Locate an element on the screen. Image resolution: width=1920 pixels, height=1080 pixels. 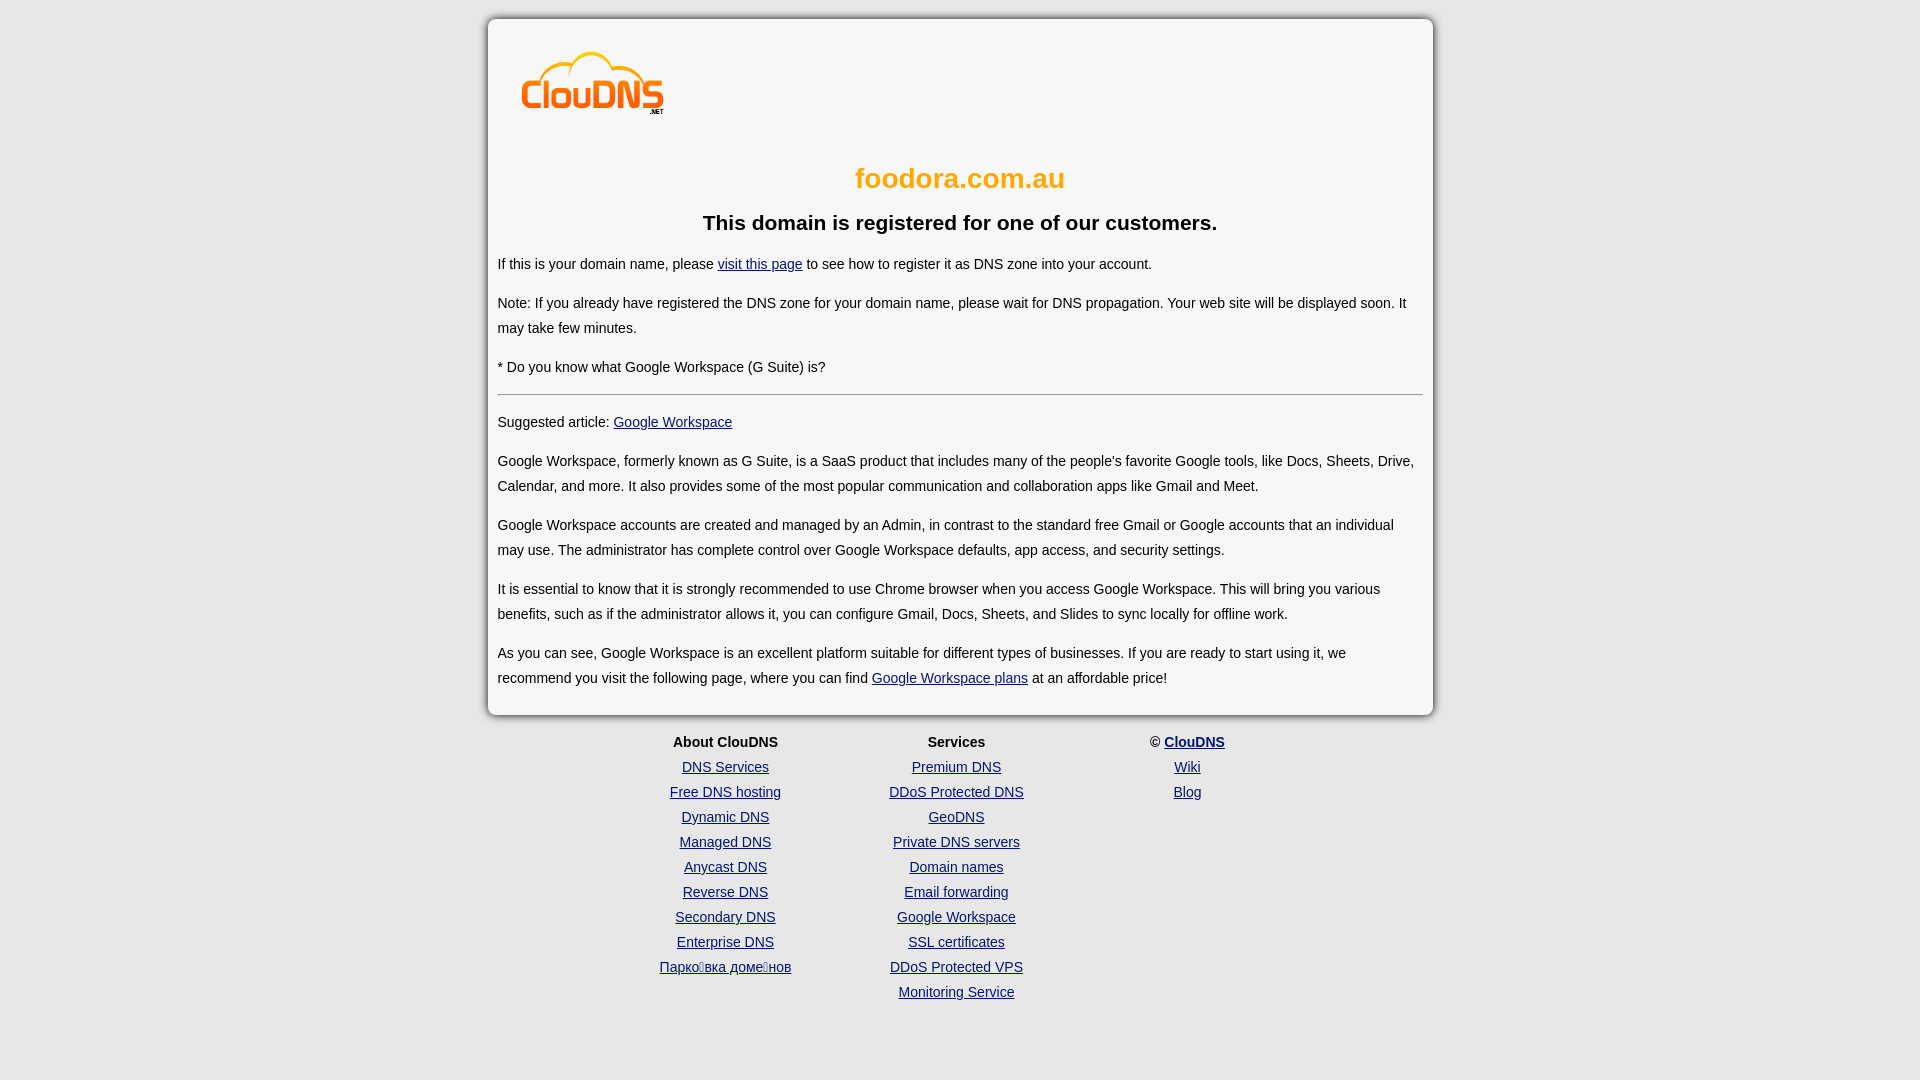
'ClouDNS' is located at coordinates (1194, 741).